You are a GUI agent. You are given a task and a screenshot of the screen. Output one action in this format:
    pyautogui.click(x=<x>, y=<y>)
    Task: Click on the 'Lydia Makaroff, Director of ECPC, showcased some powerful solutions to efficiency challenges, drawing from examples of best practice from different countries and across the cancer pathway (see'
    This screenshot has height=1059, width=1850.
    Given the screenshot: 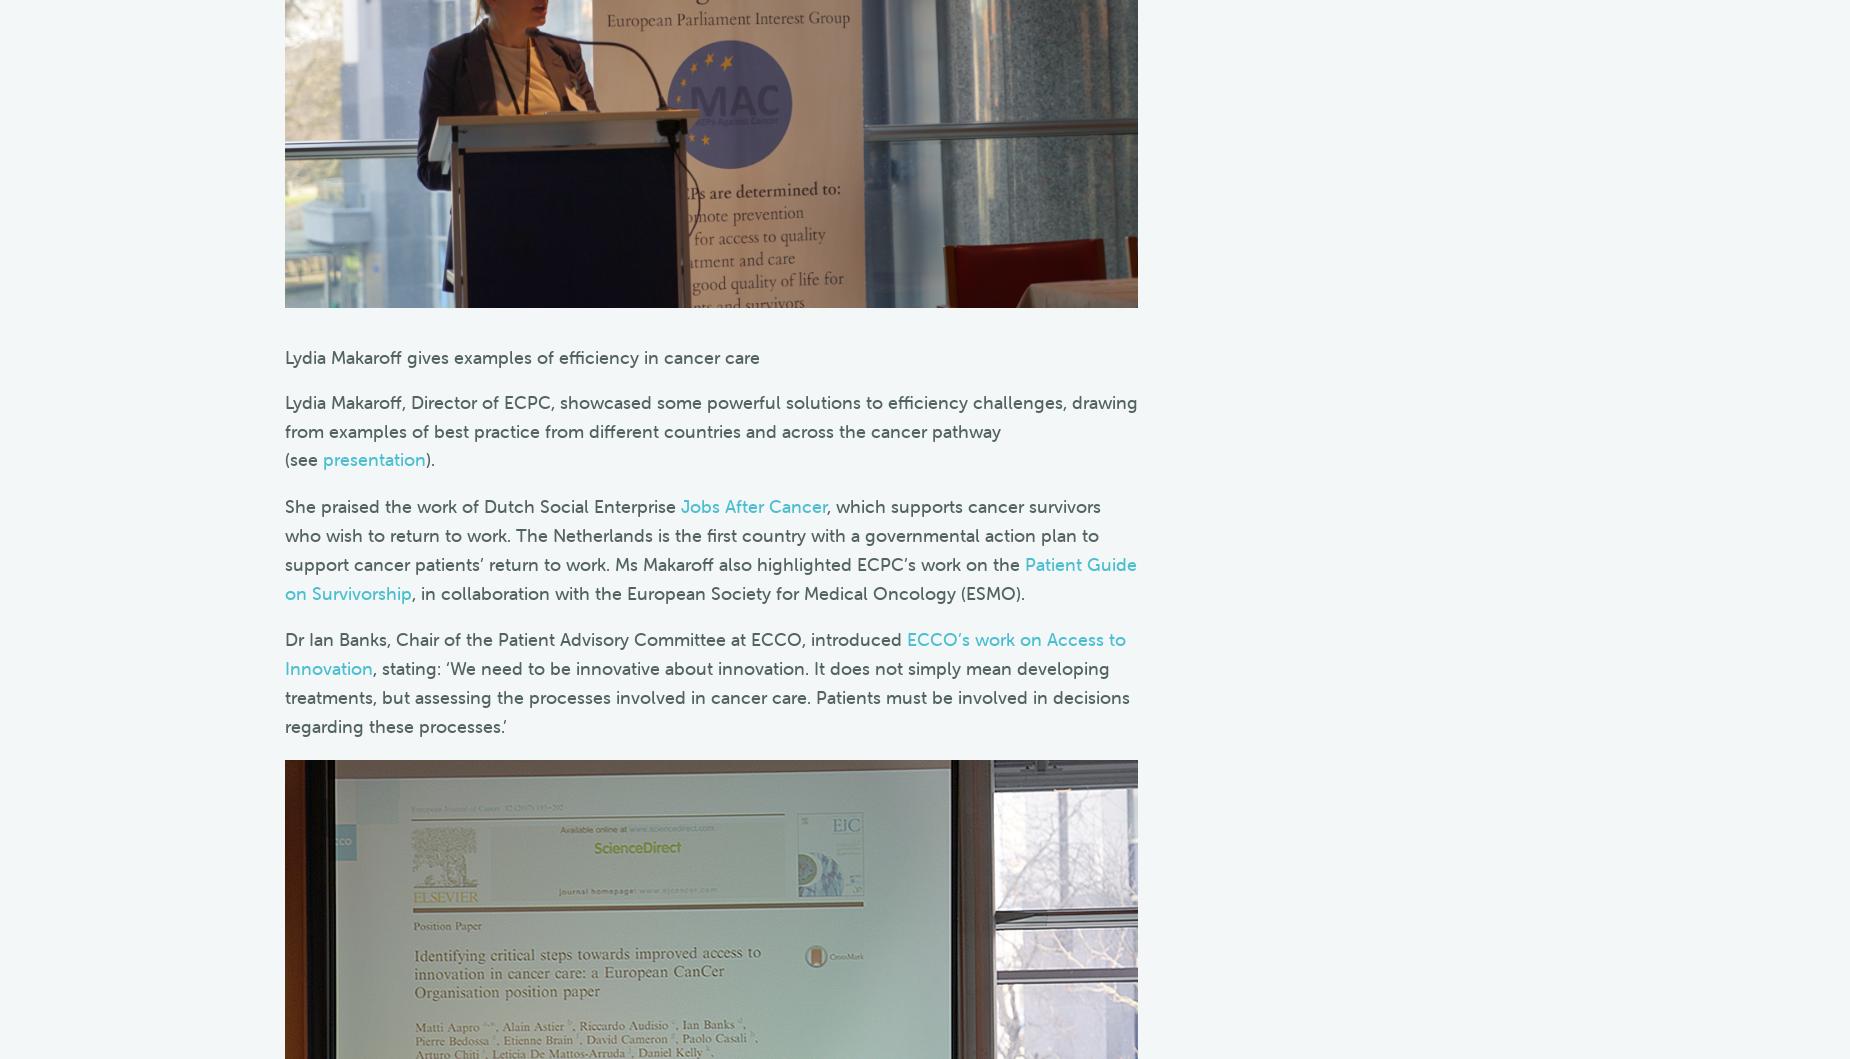 What is the action you would take?
    pyautogui.click(x=710, y=430)
    